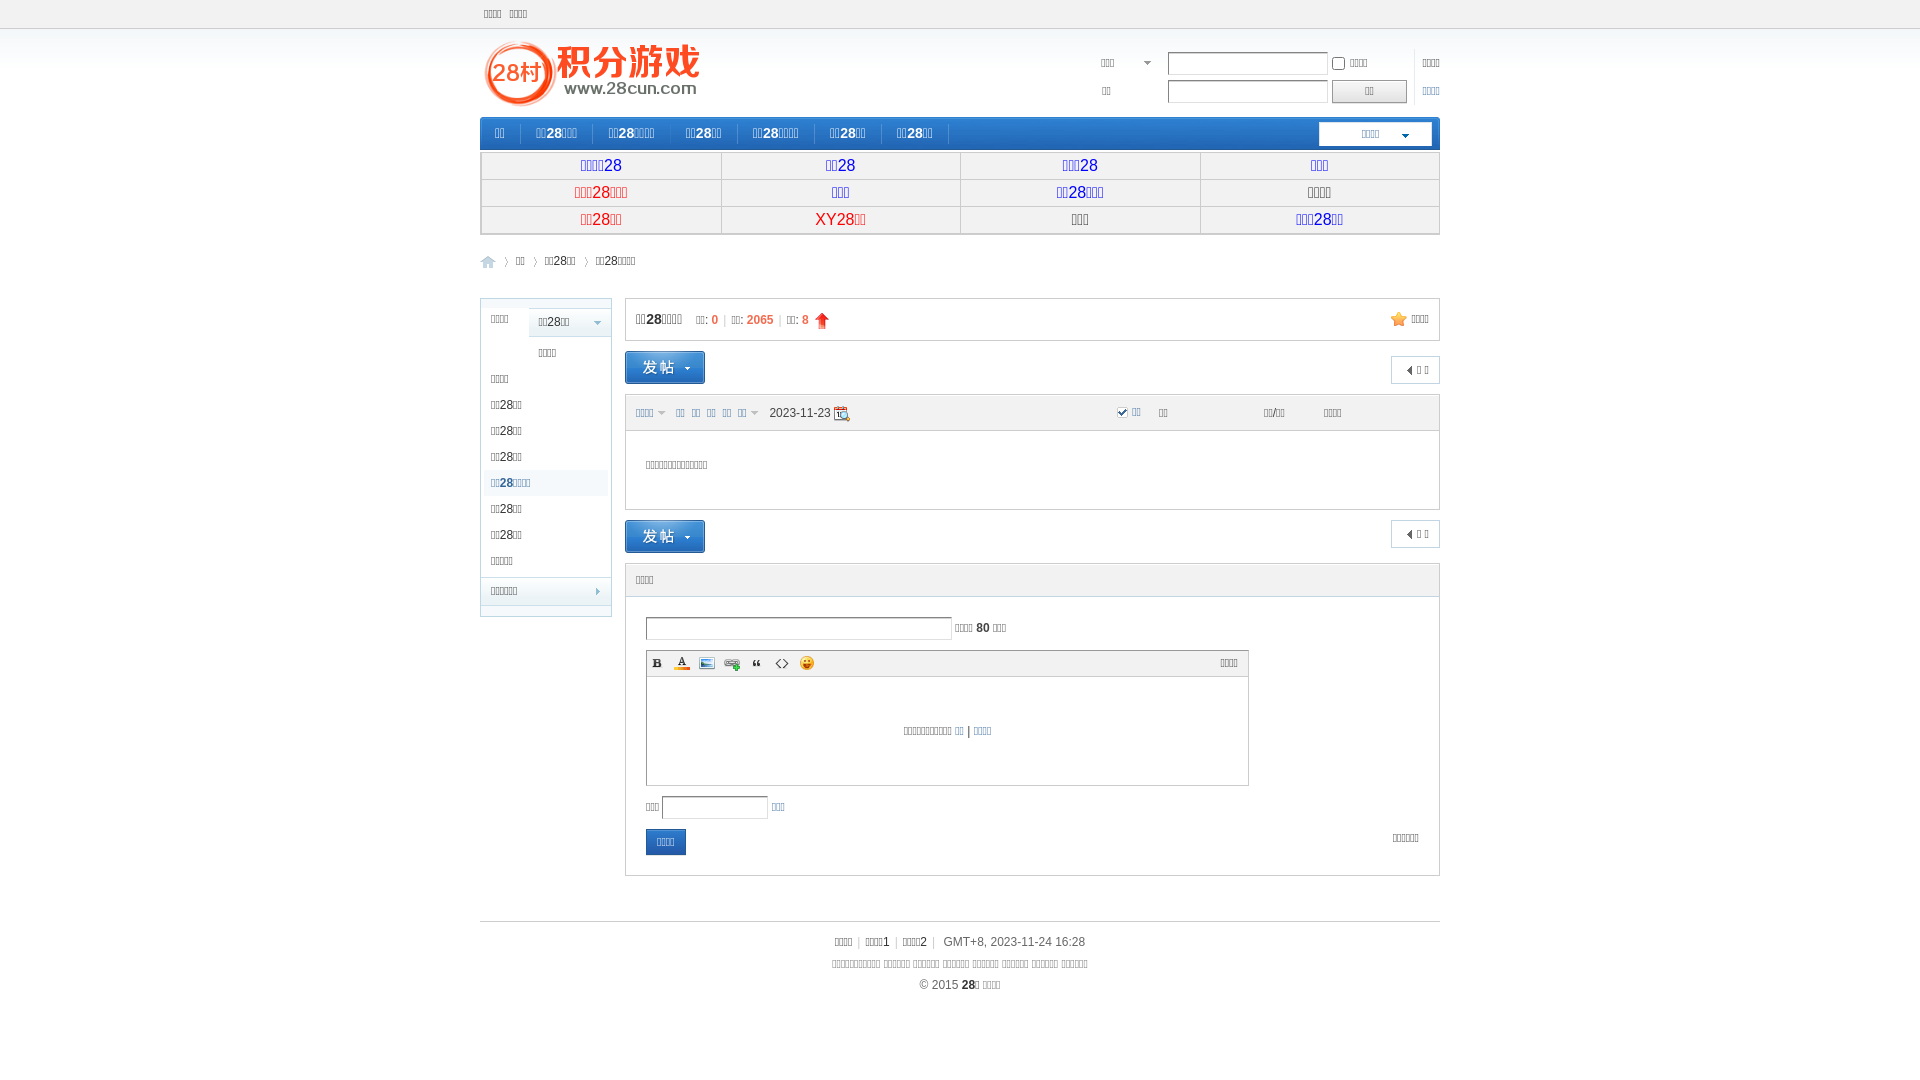 The width and height of the screenshot is (1920, 1080). Describe the element at coordinates (681, 663) in the screenshot. I see `'Color'` at that location.